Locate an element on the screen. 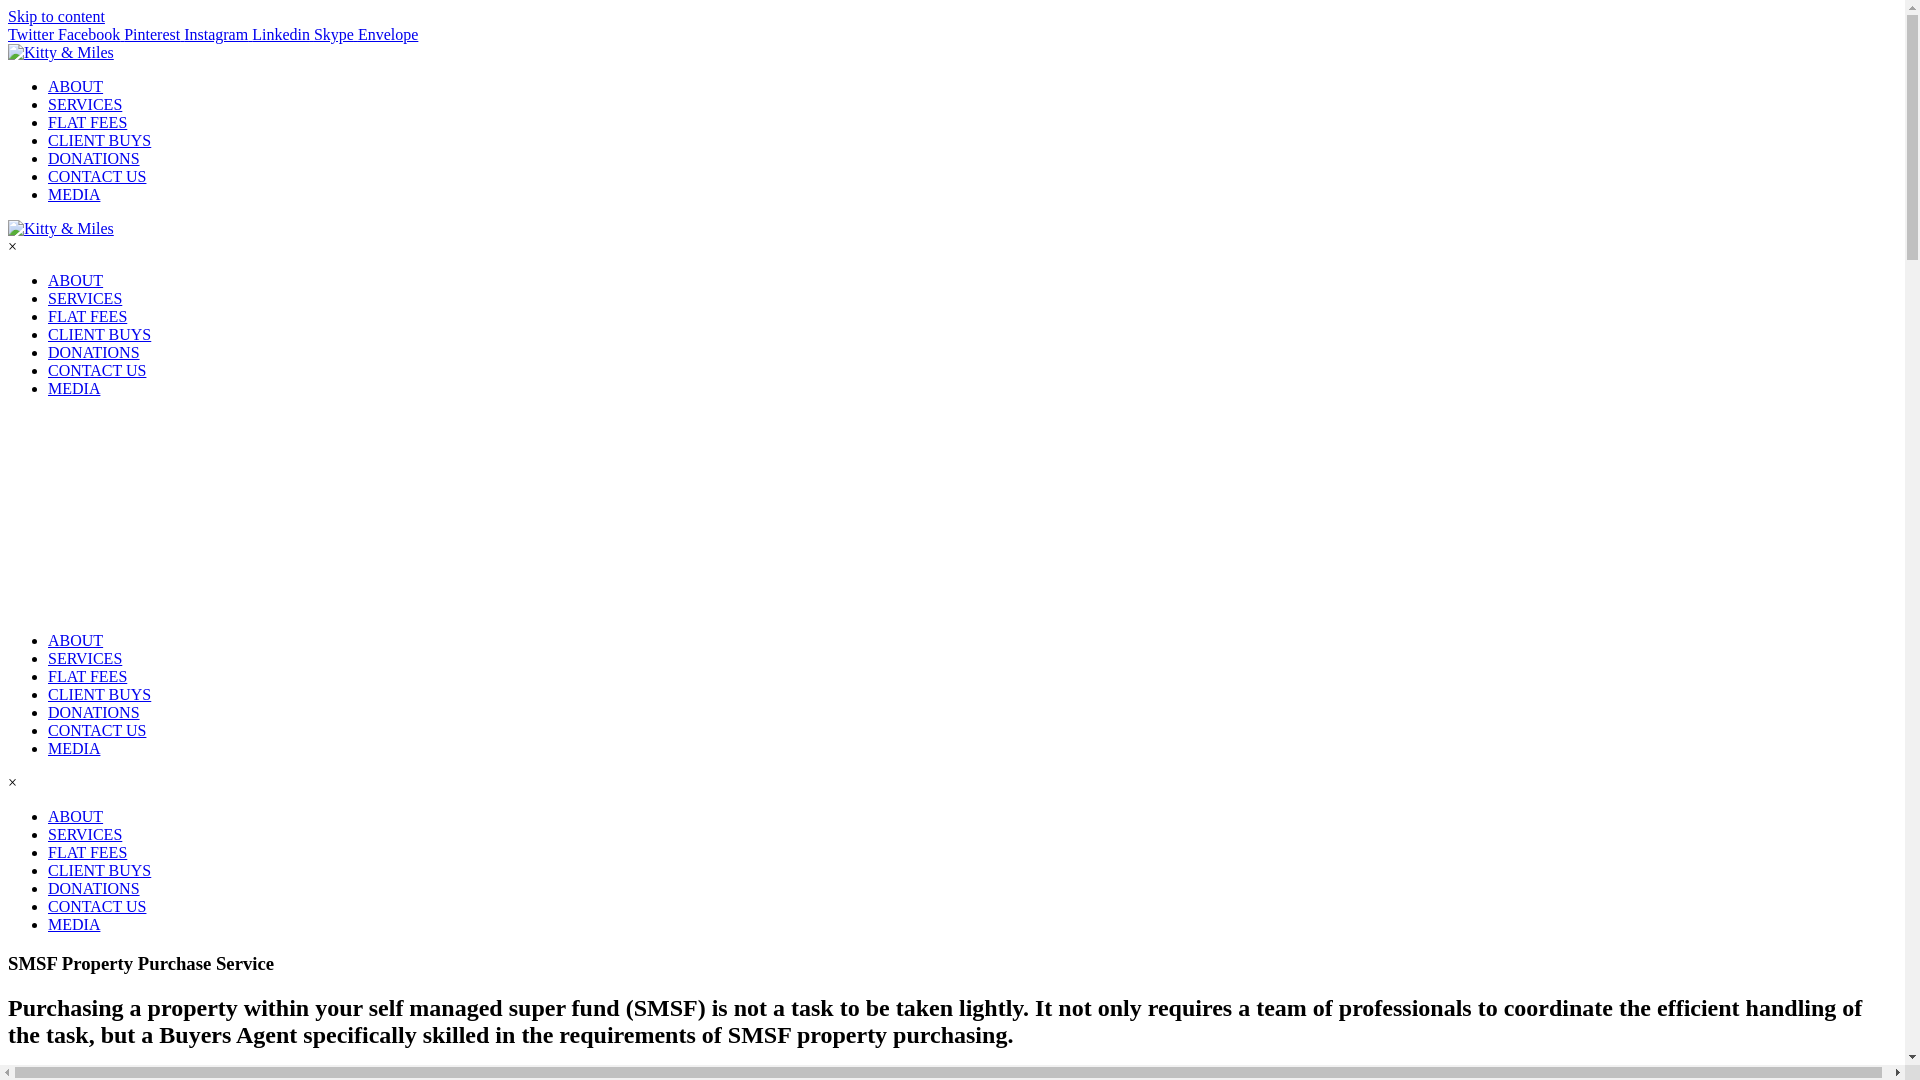 The height and width of the screenshot is (1080, 1920). 'CONTACT US' is located at coordinates (1353, 92).